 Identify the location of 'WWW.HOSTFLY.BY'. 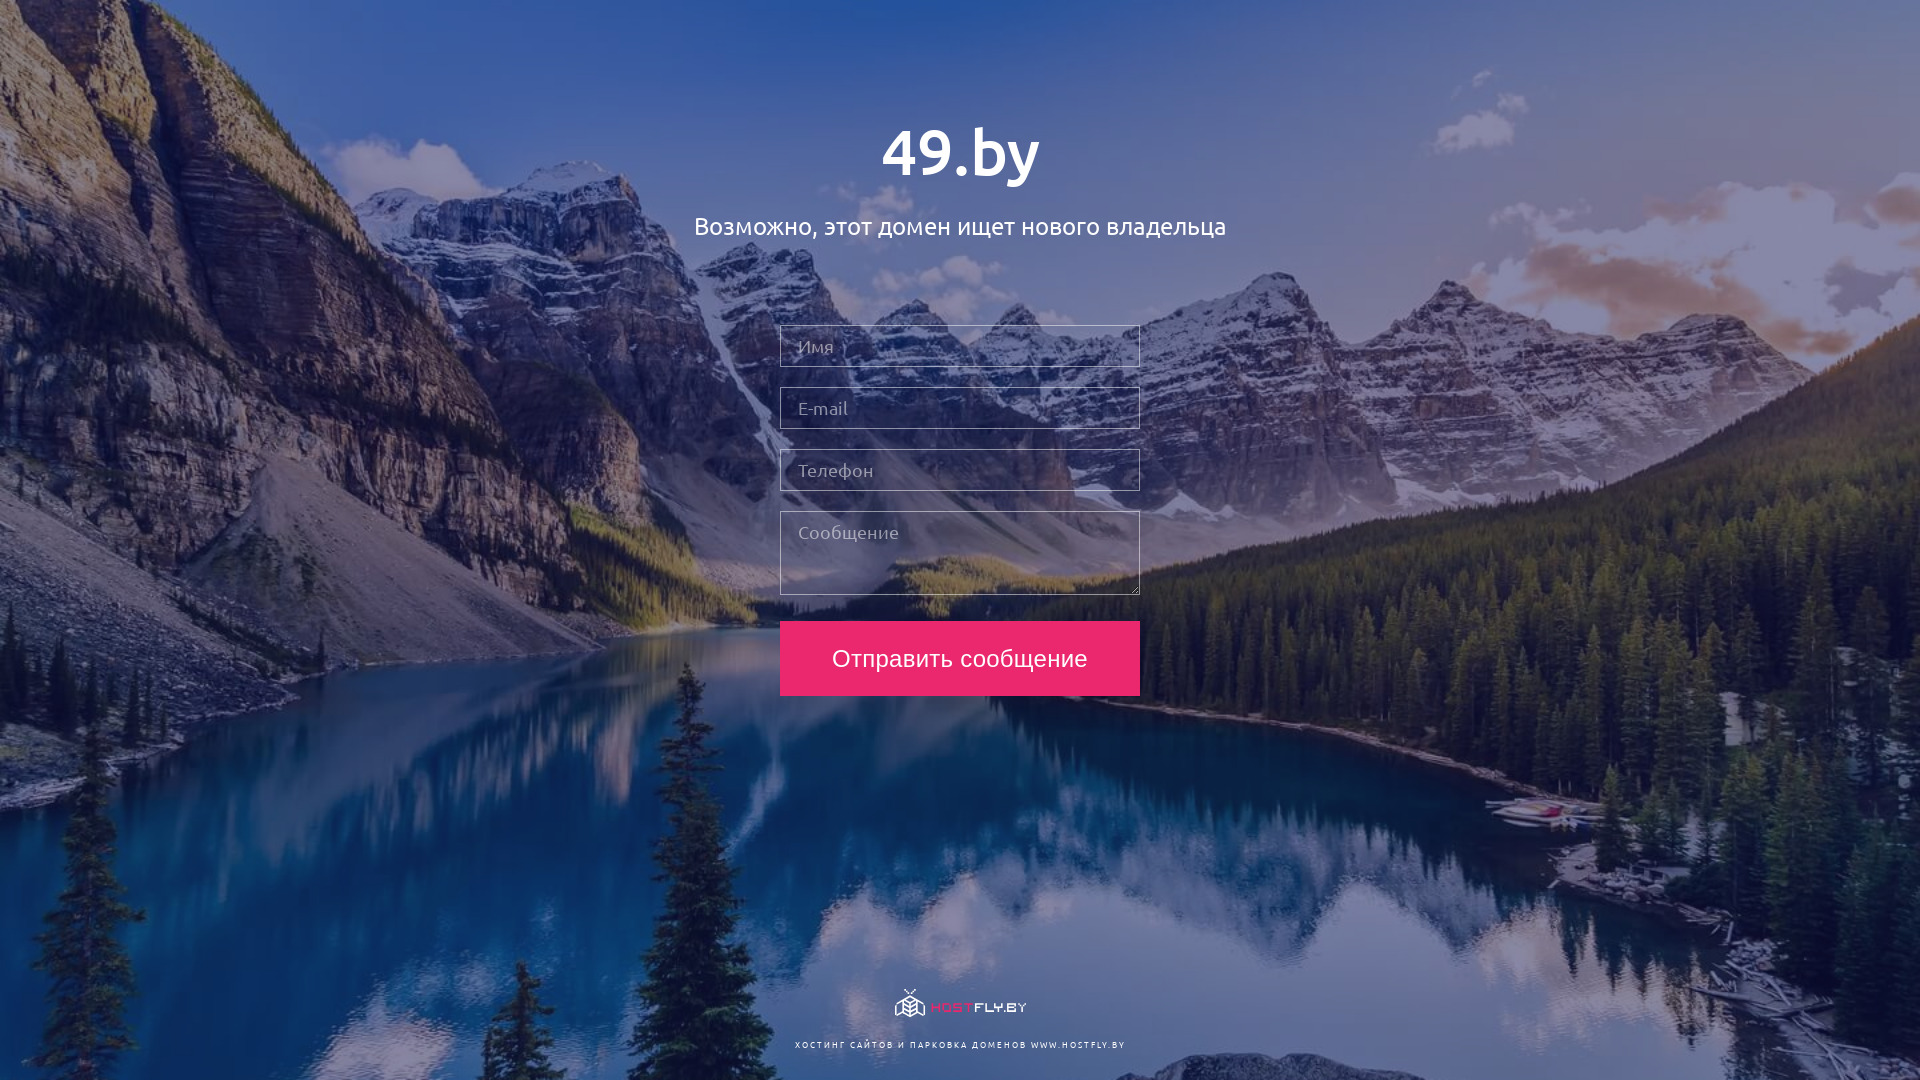
(1030, 1043).